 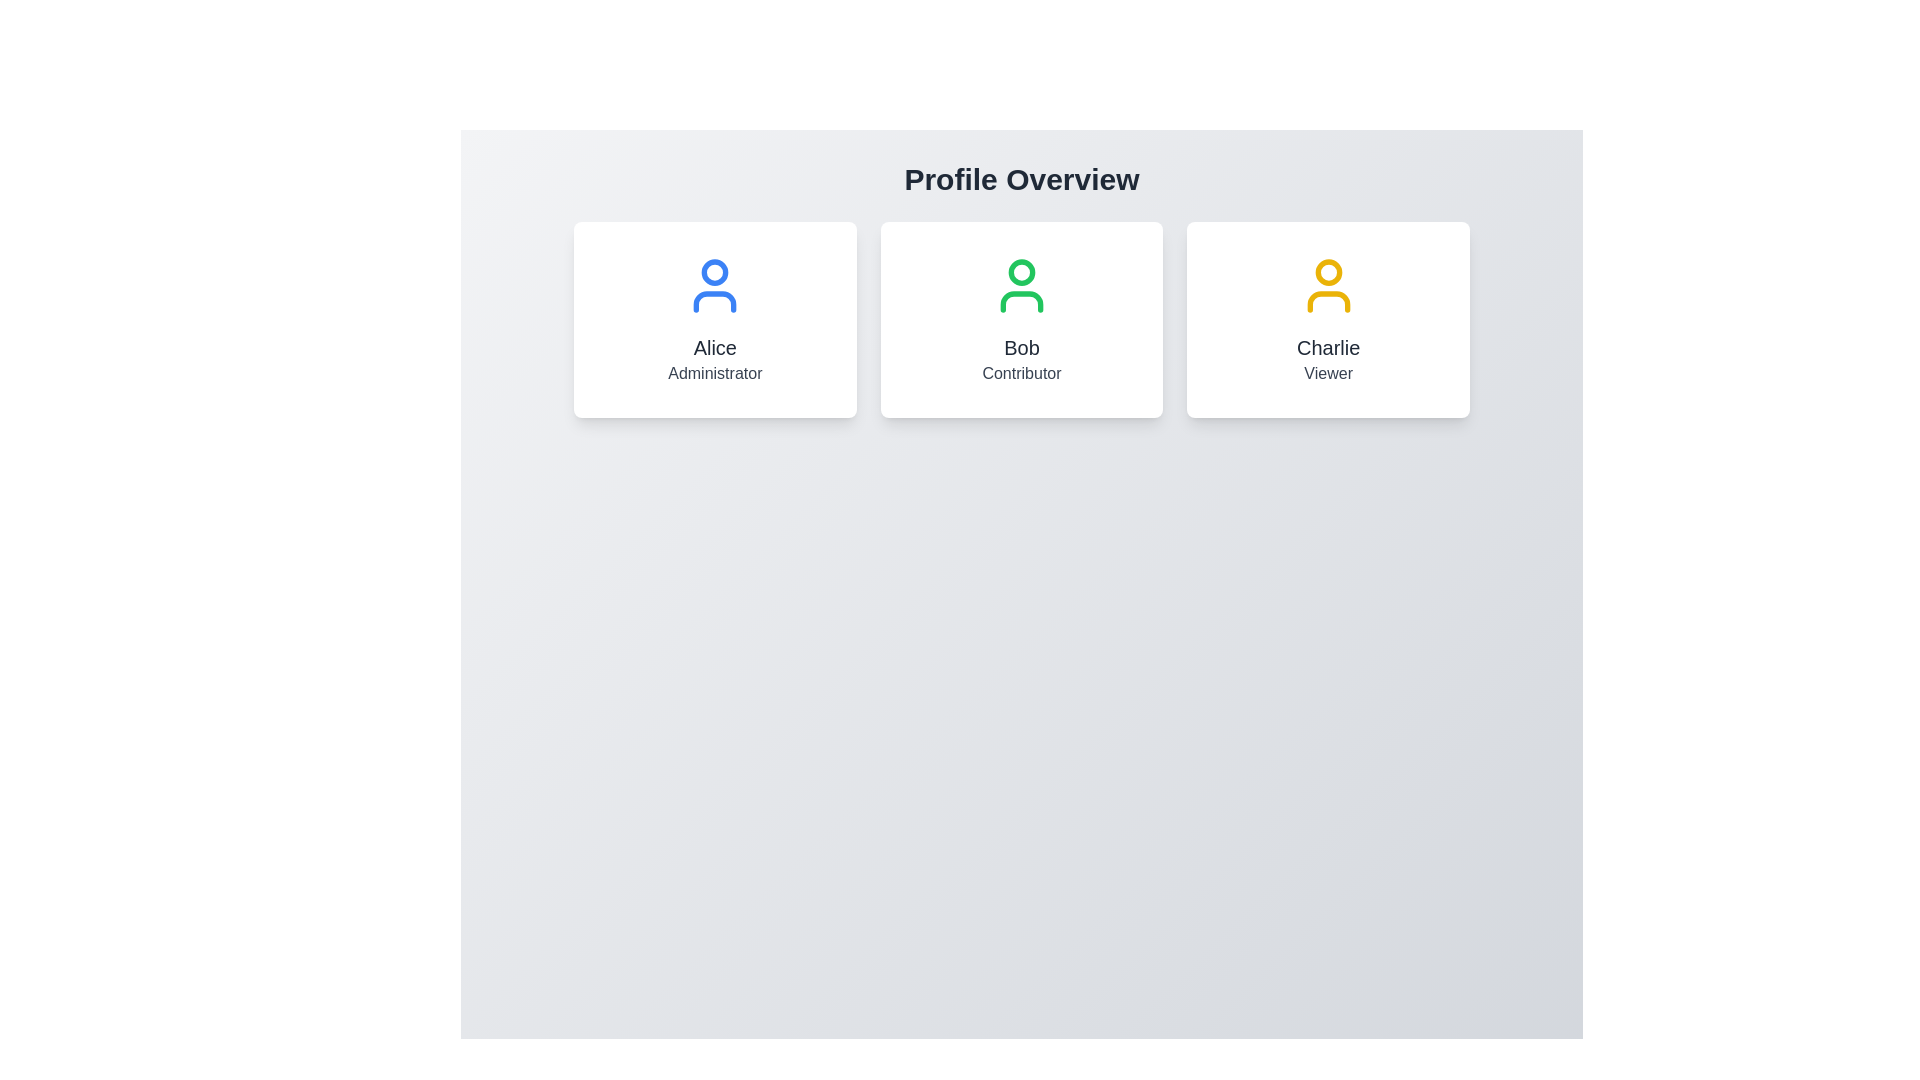 I want to click on text displayed in the 'Viewer' label located at the bottom of Charlie's profile card, which is part of a horizontally aligned grid of profile cards, so click(x=1328, y=374).